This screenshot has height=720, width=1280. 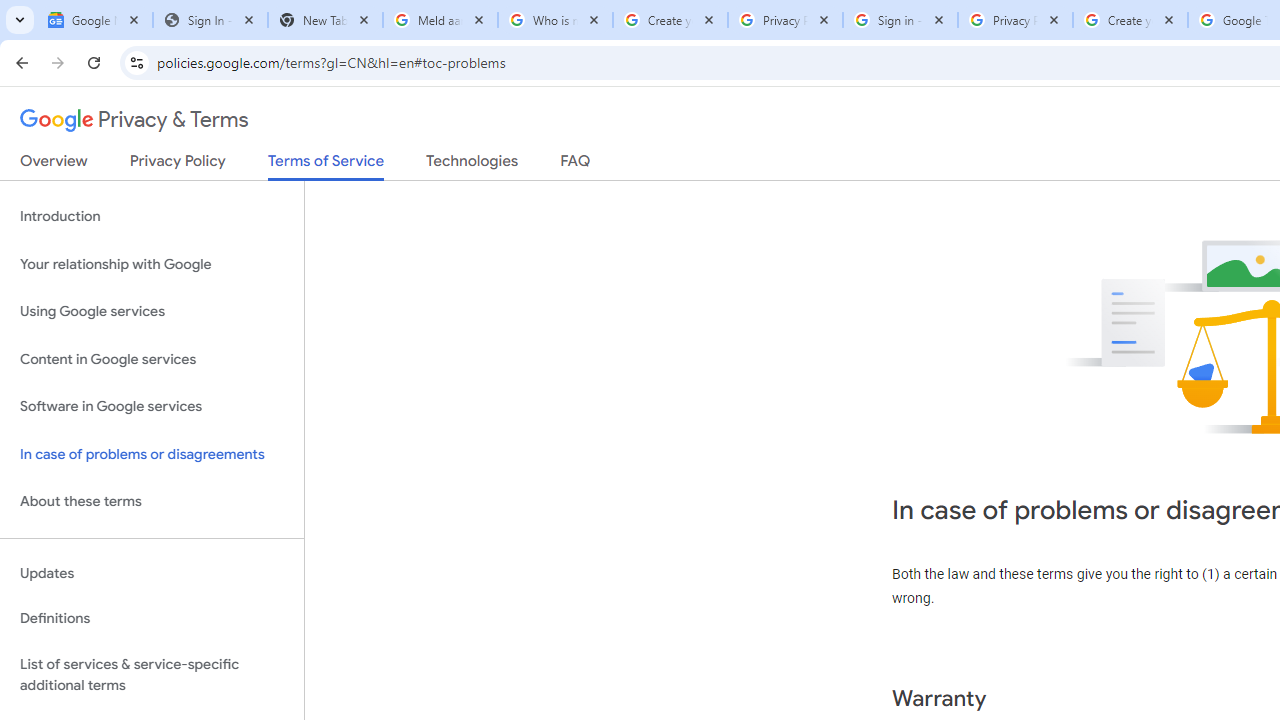 I want to click on 'List of services & service-specific additional terms', so click(x=151, y=675).